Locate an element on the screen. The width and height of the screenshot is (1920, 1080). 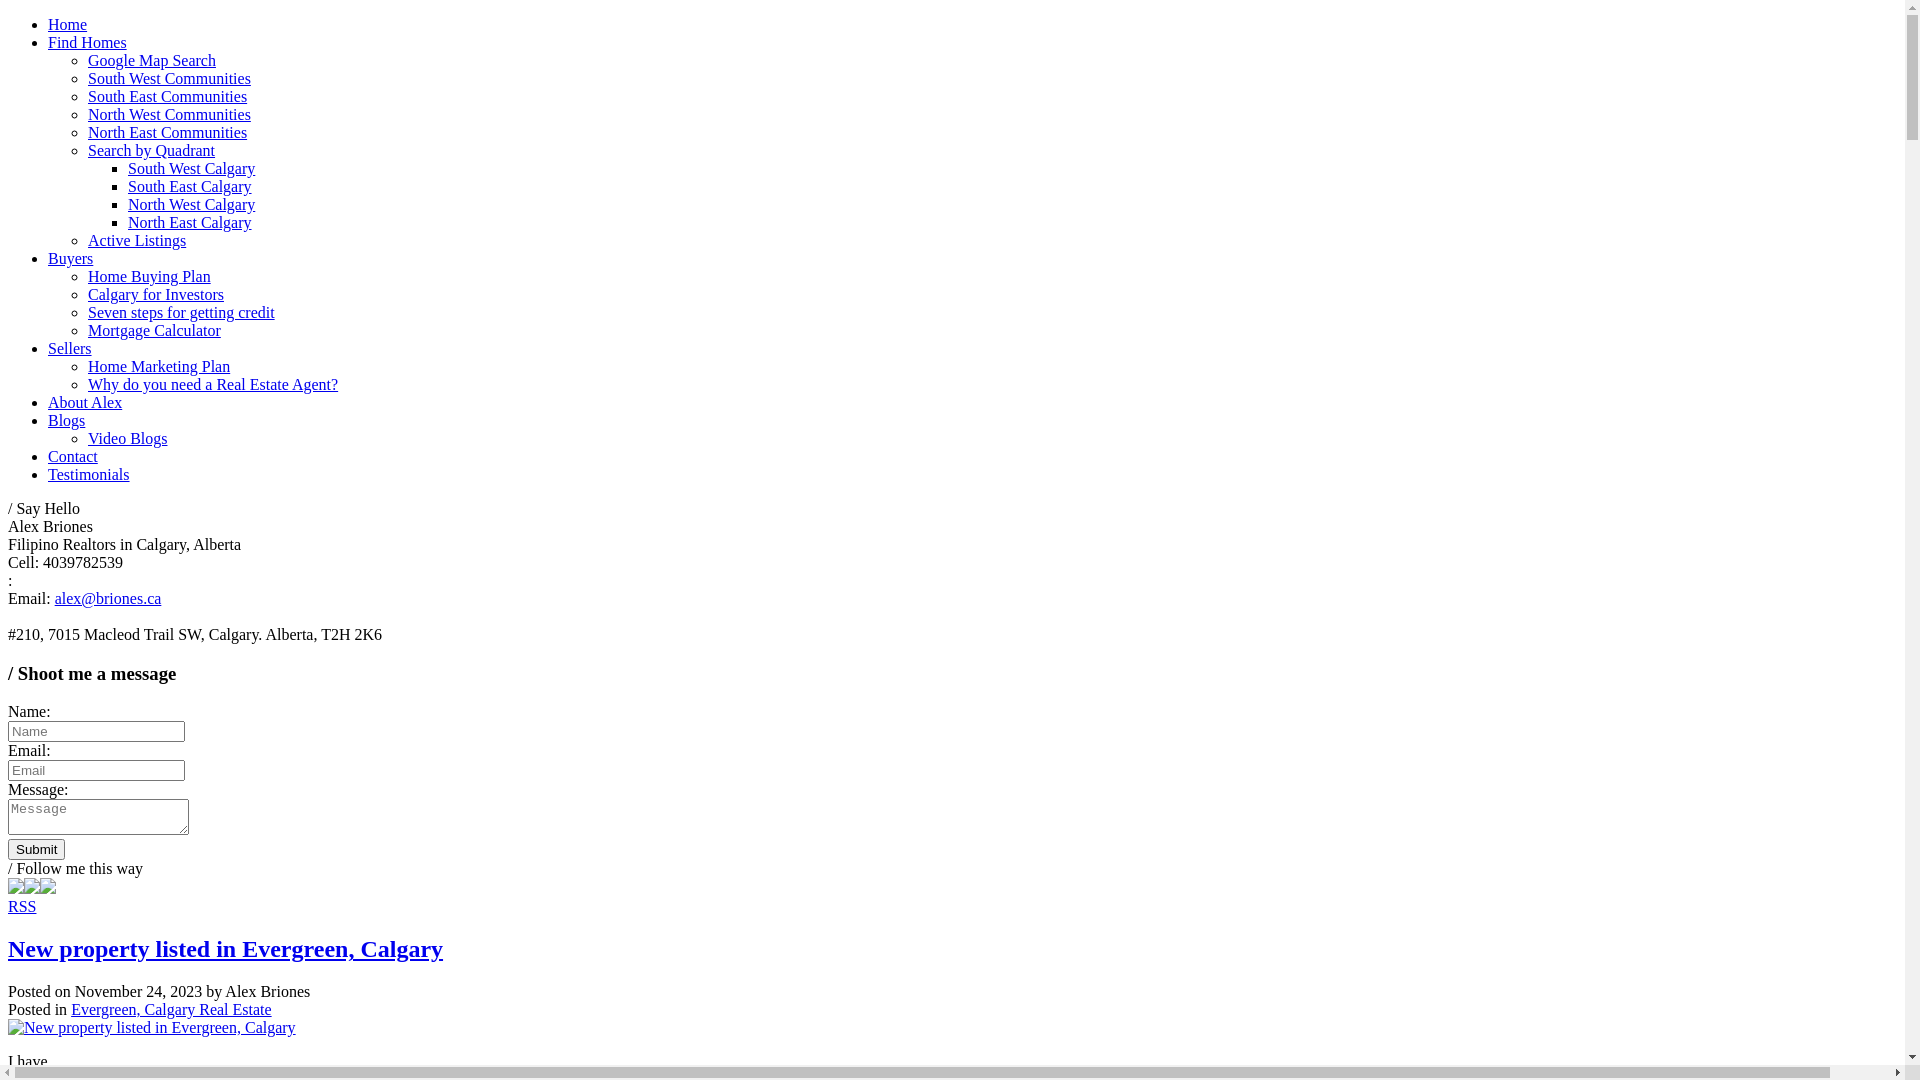
'Submit' is located at coordinates (36, 849).